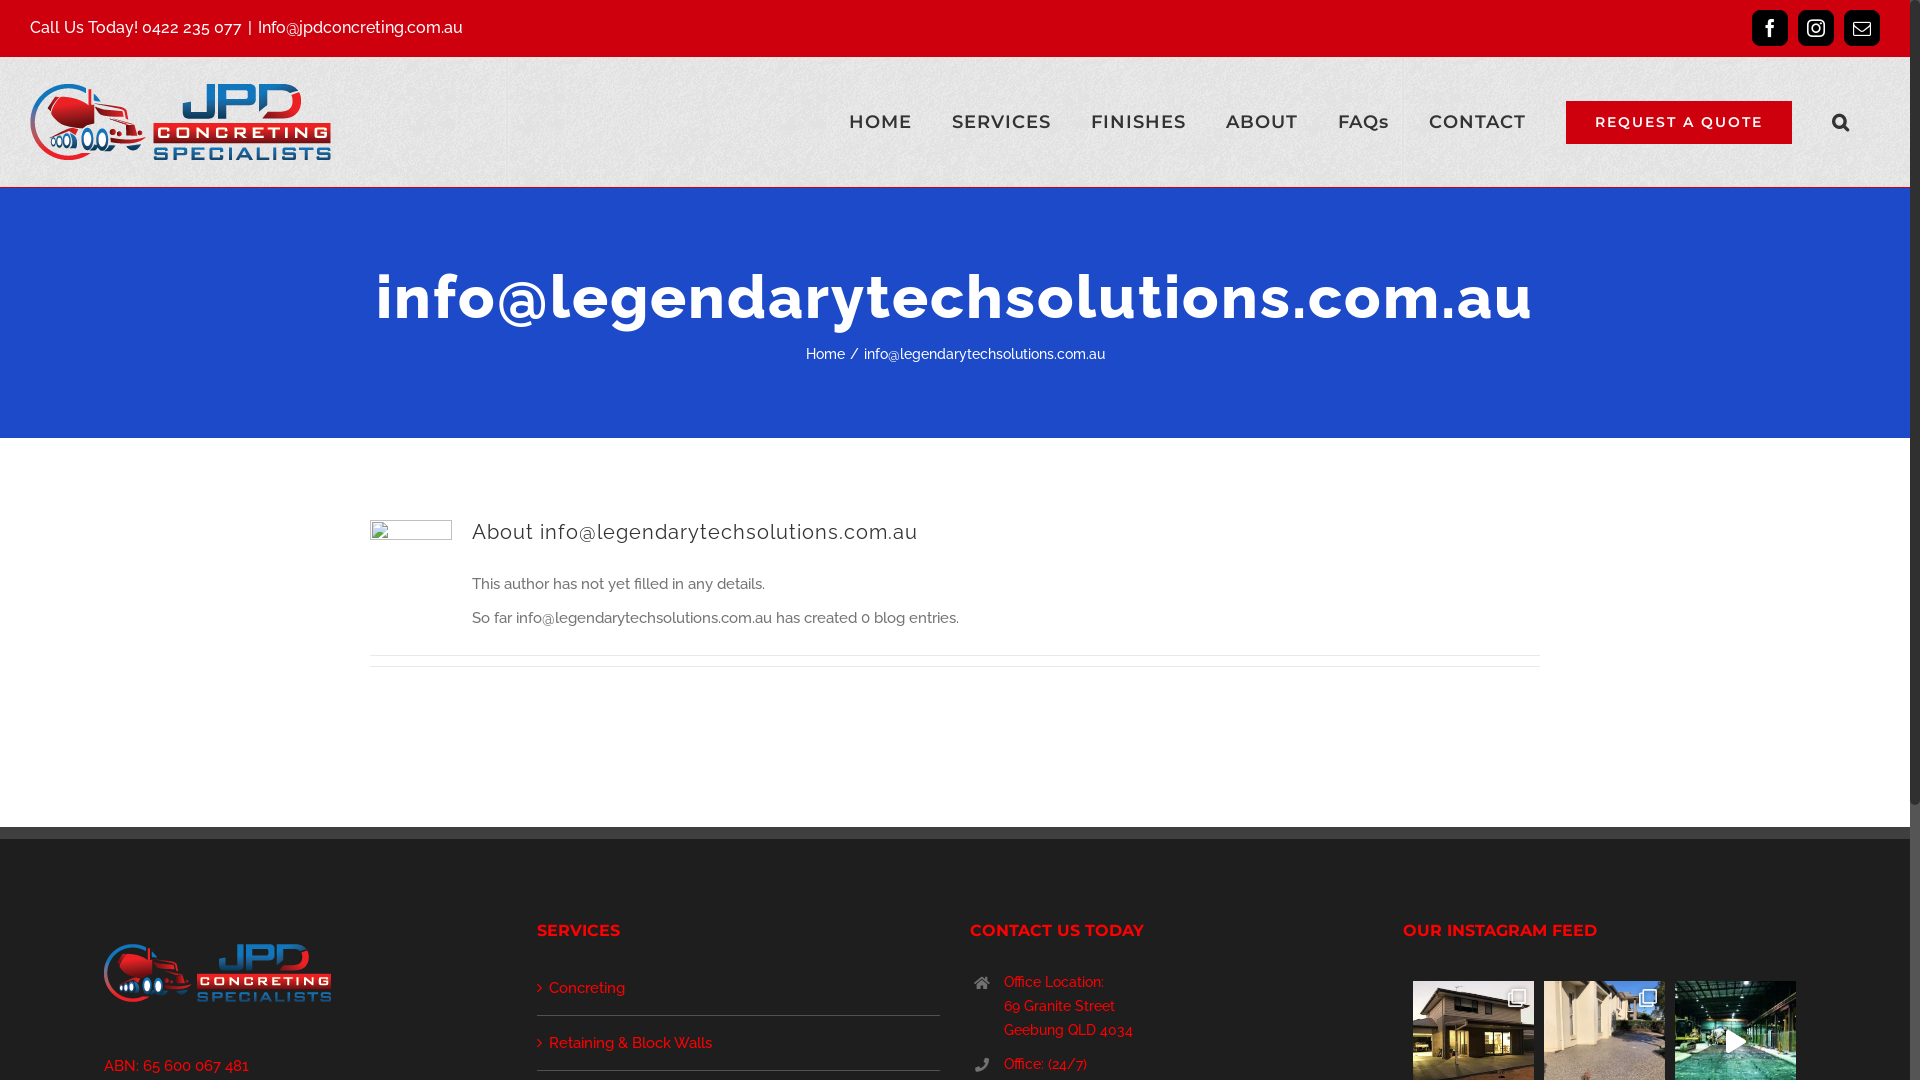 This screenshot has height=1080, width=1920. Describe the element at coordinates (738, 986) in the screenshot. I see `'Concreting'` at that location.